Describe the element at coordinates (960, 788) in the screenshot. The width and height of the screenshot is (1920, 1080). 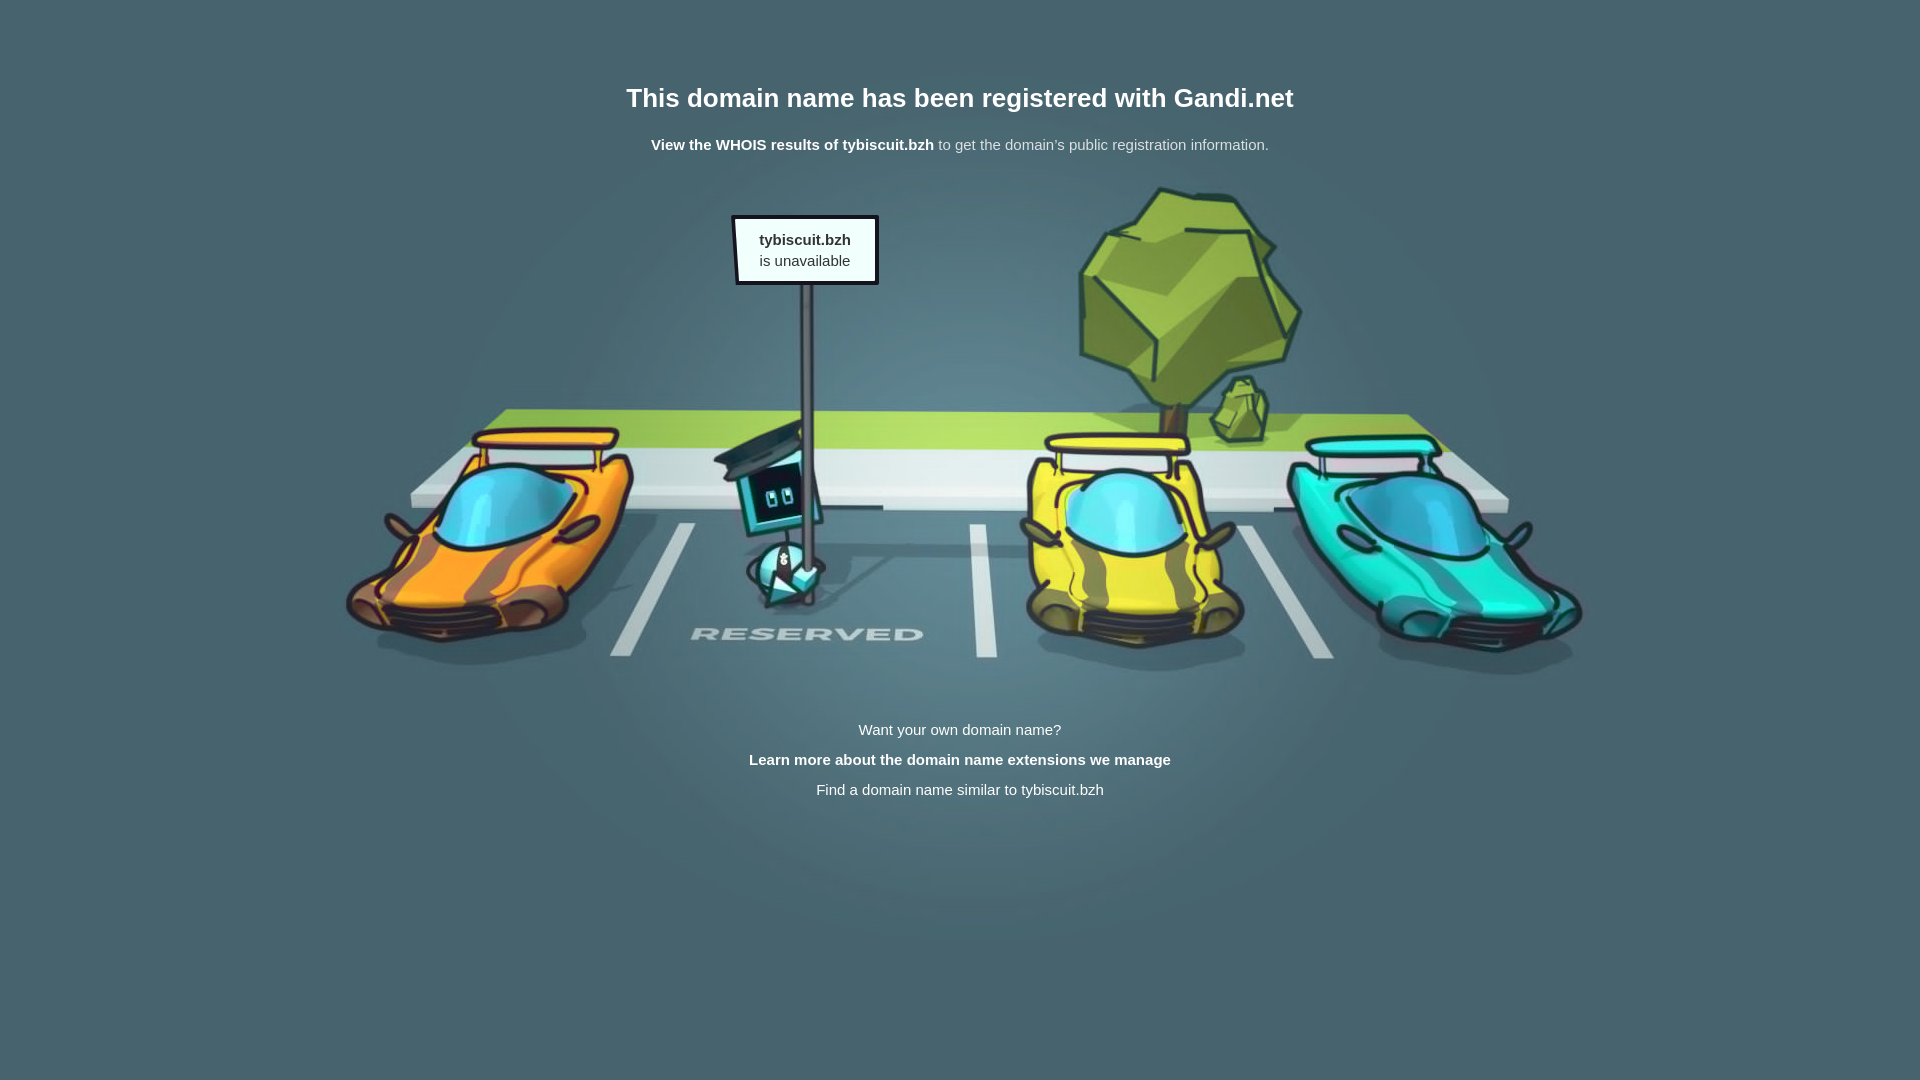
I see `'Find a domain name similar to tybiscuit.bzh'` at that location.